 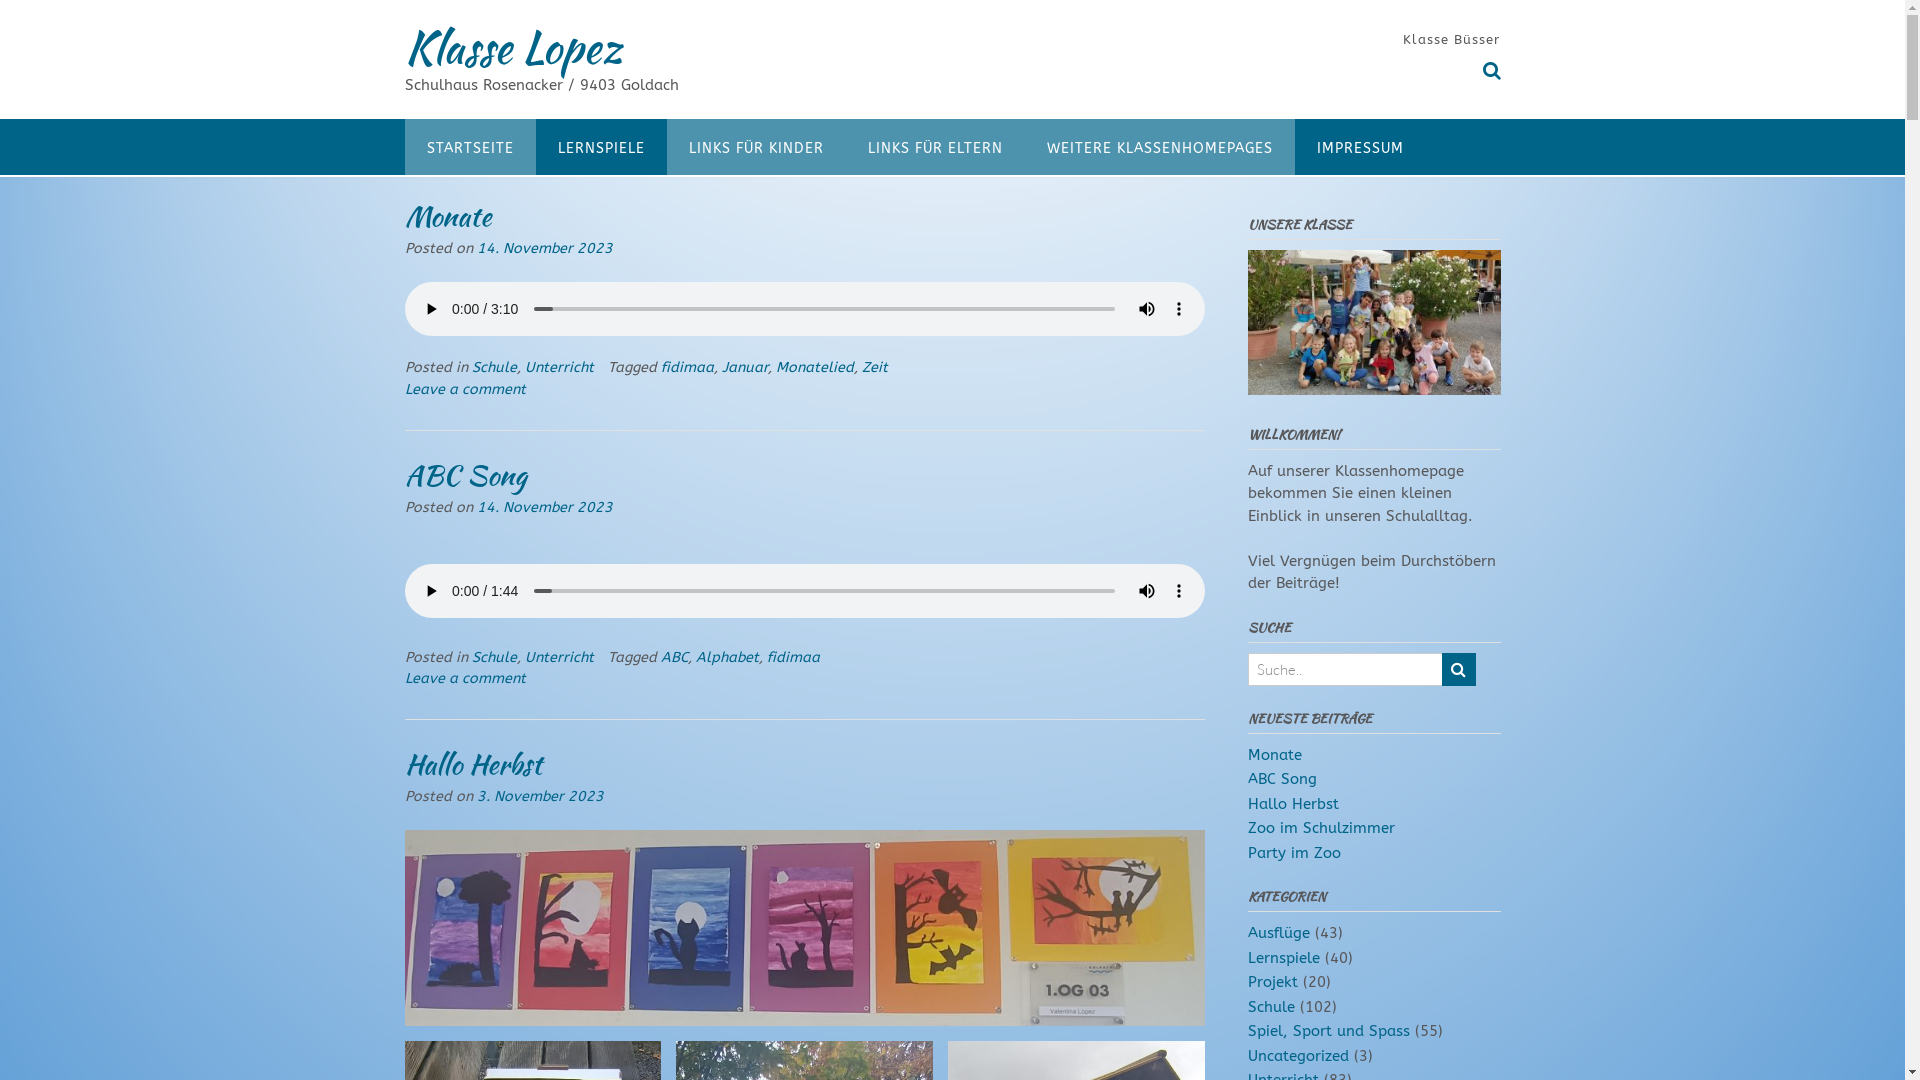 I want to click on 'Spiel, Sport und Spass', so click(x=1329, y=1030).